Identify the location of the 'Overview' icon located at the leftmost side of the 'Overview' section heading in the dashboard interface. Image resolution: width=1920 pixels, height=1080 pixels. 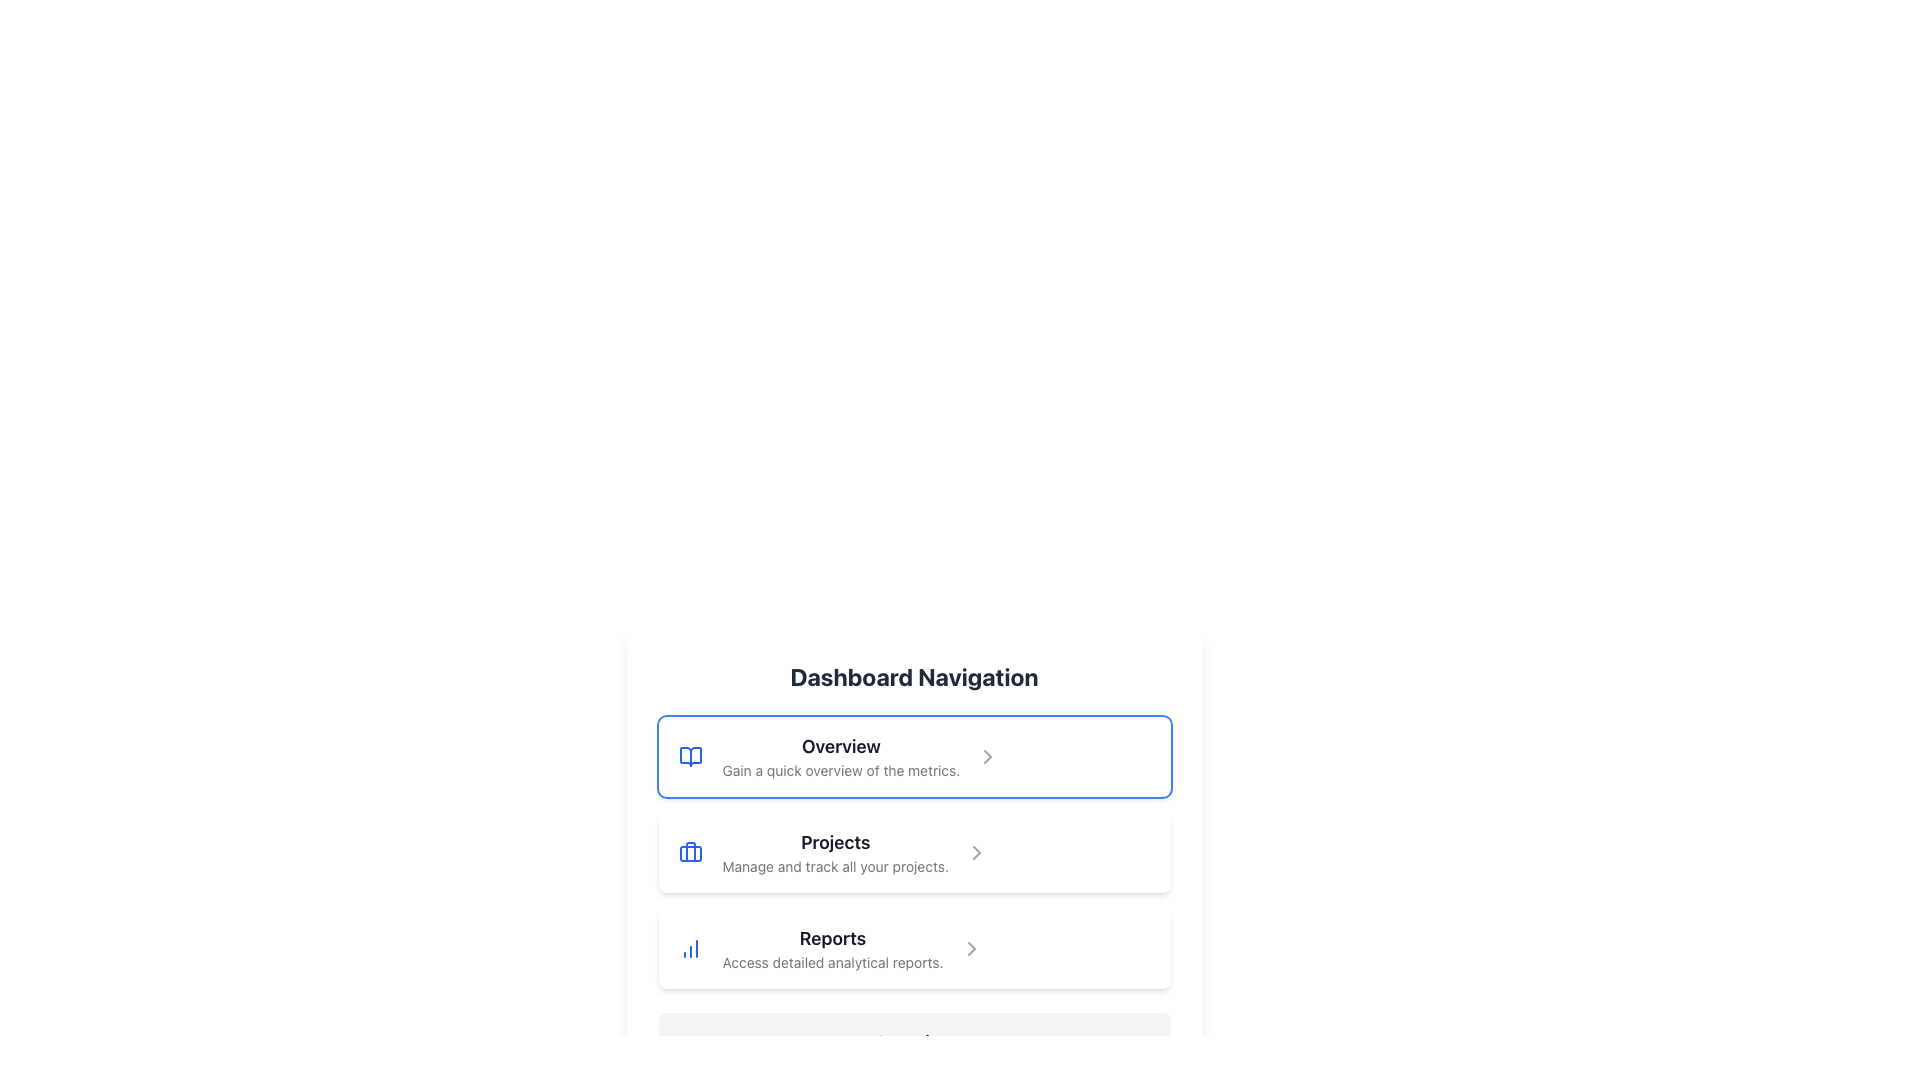
(690, 756).